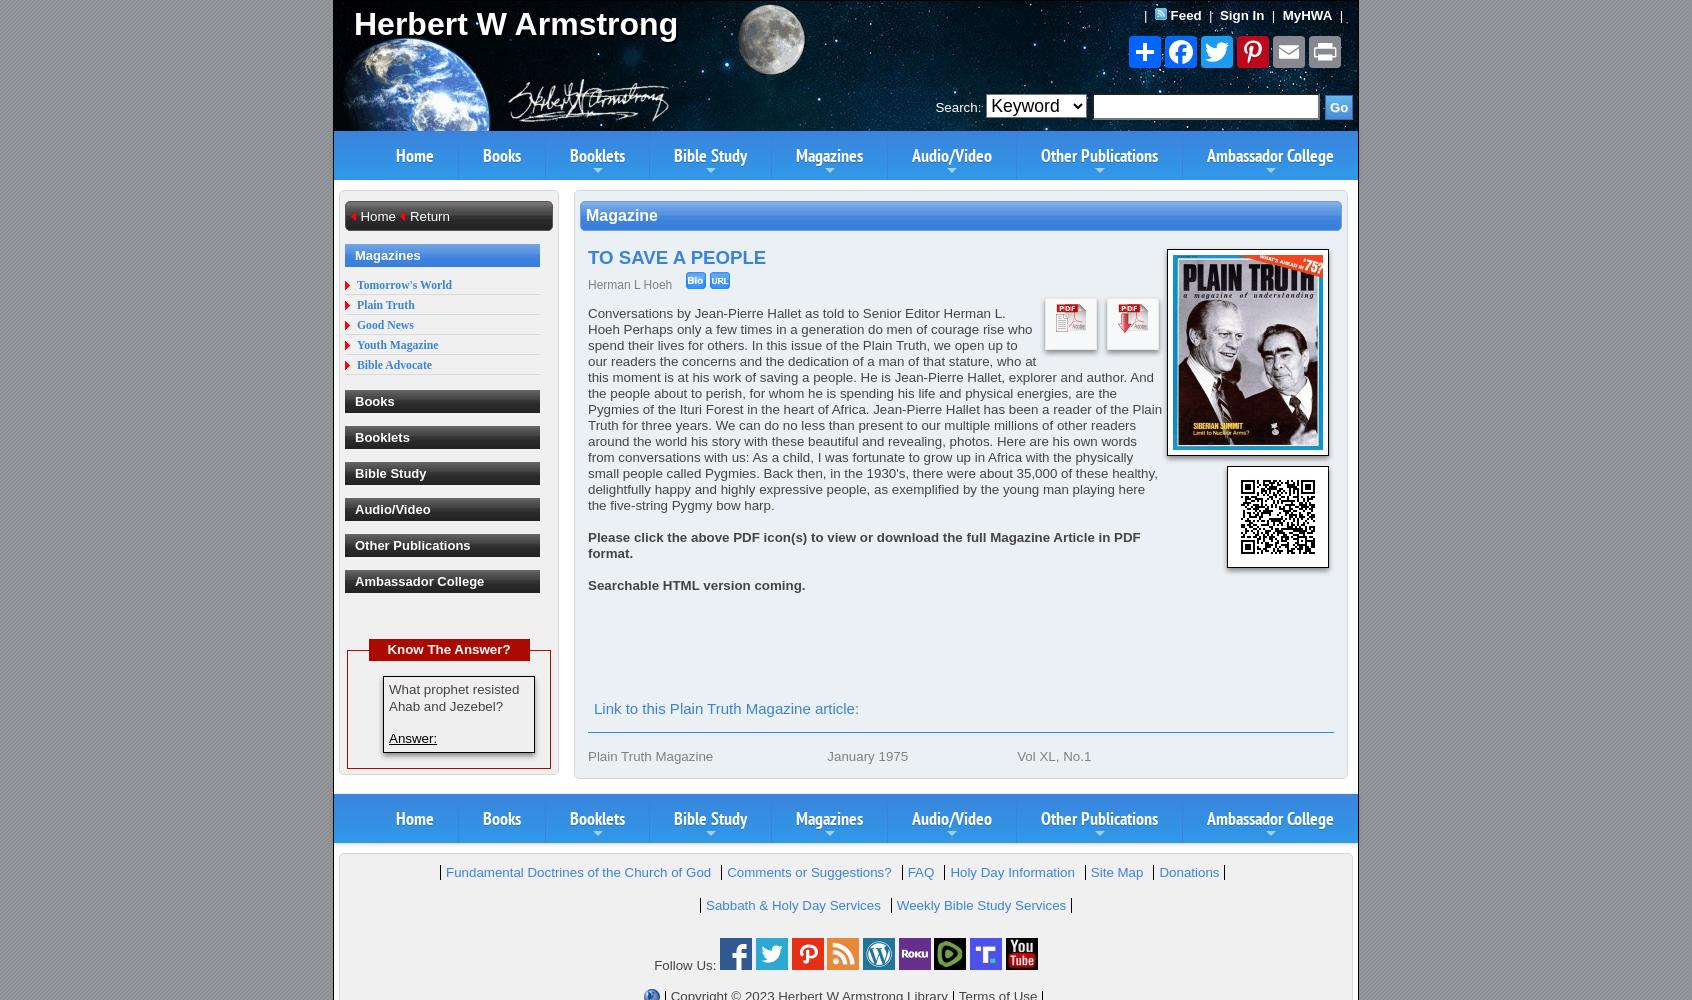 The image size is (1692, 1000). What do you see at coordinates (958, 106) in the screenshot?
I see `'Search:'` at bounding box center [958, 106].